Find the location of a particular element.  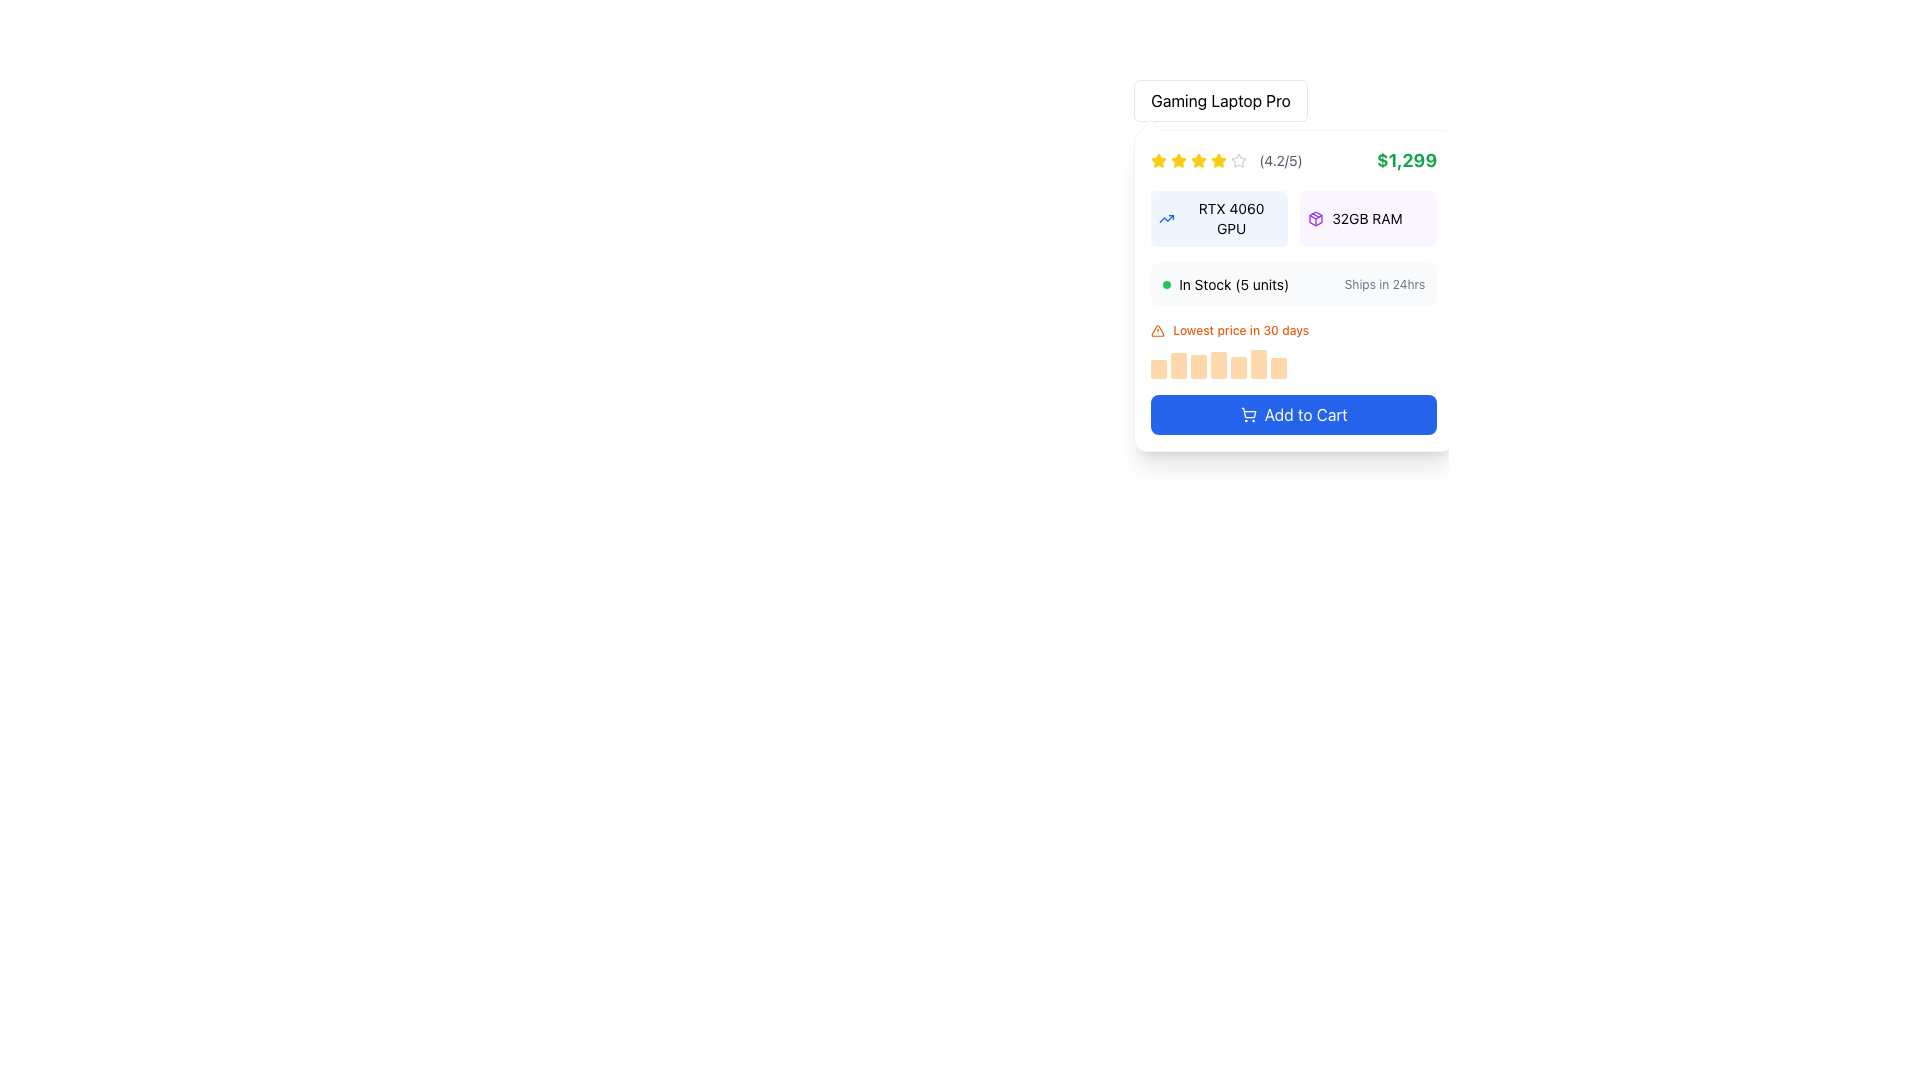

visual rating from the star-based rating display, which shows four filled yellow stars and one unfilled gray star, indicating a rating level is located at coordinates (1225, 160).